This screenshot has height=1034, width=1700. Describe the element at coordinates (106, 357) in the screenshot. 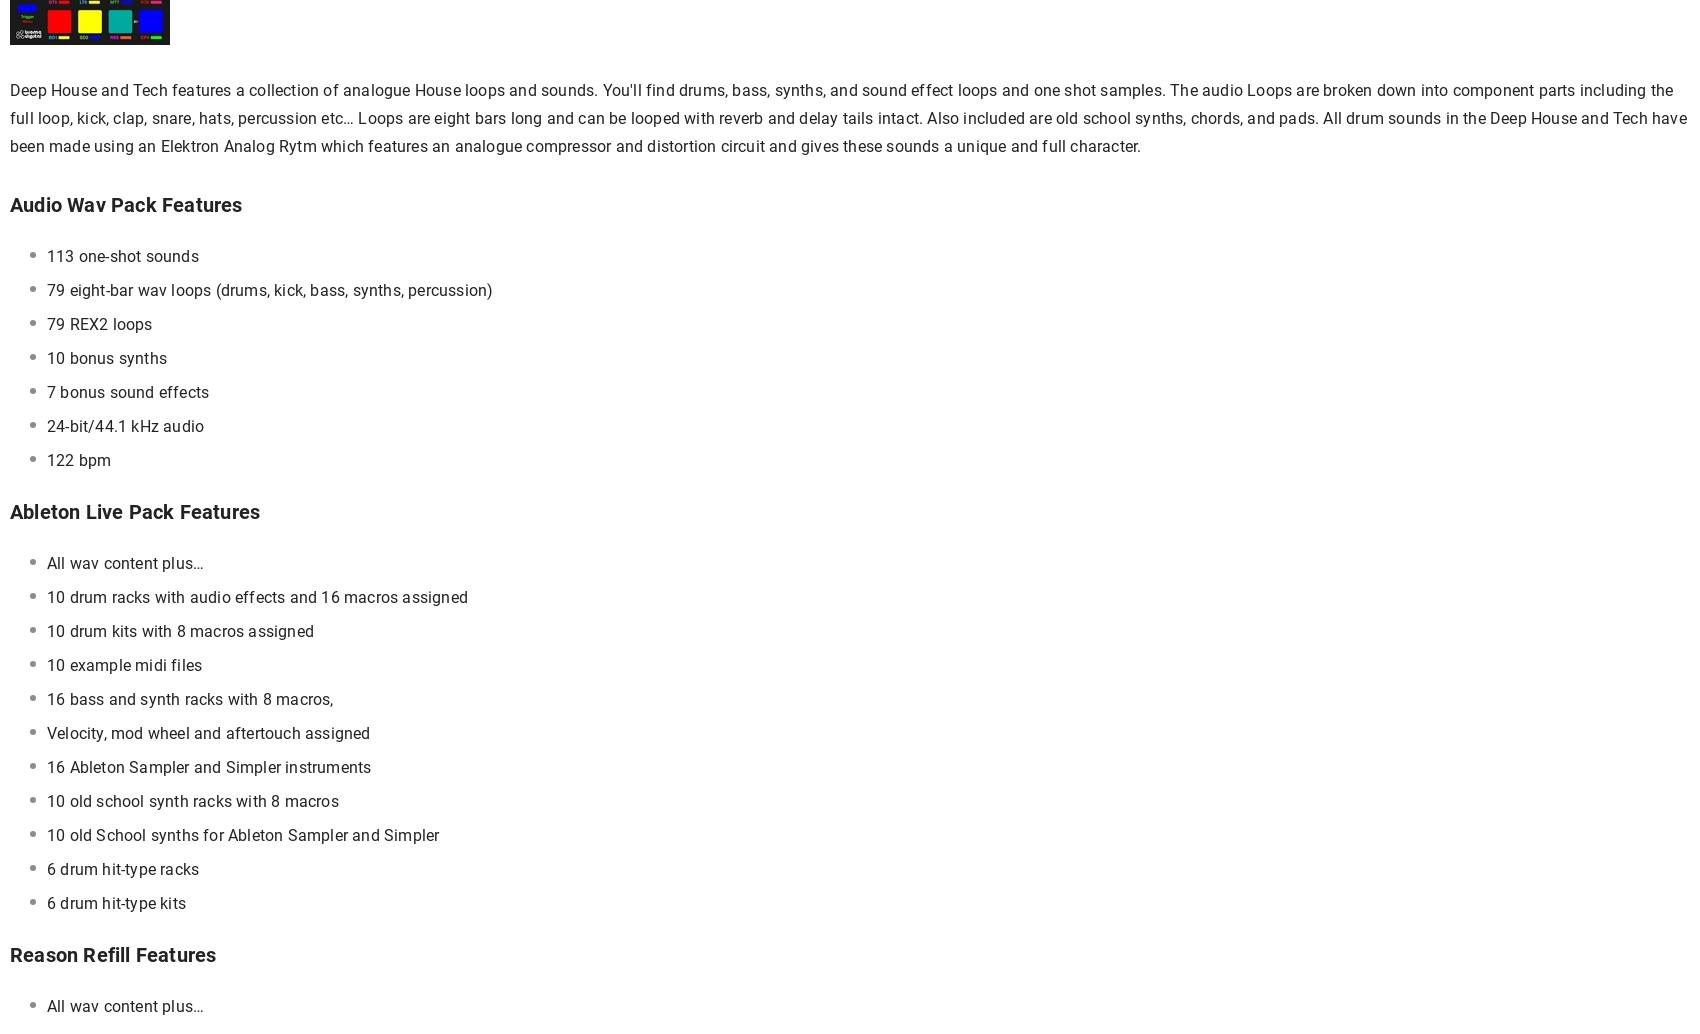

I see `'10 bonus synths'` at that location.